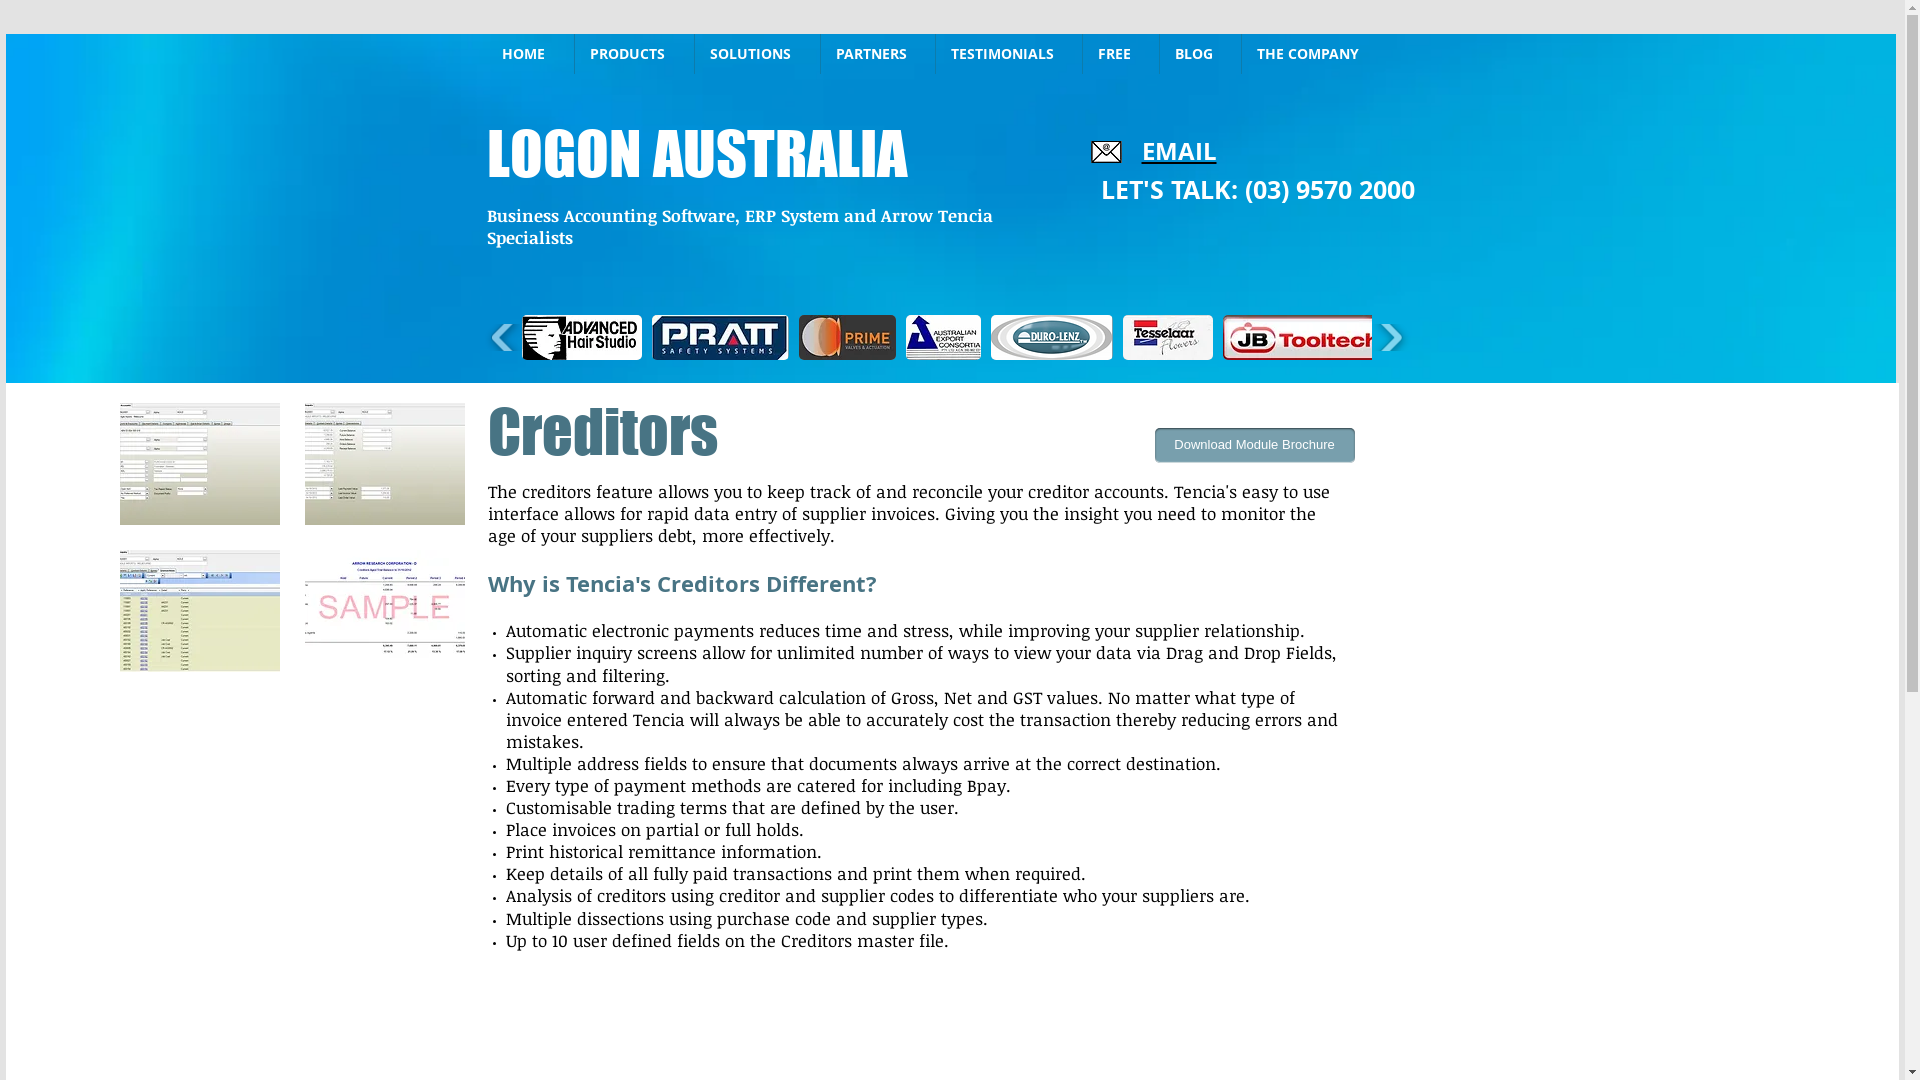 The width and height of the screenshot is (1920, 1080). What do you see at coordinates (1314, 53) in the screenshot?
I see `'THE COMPANY'` at bounding box center [1314, 53].